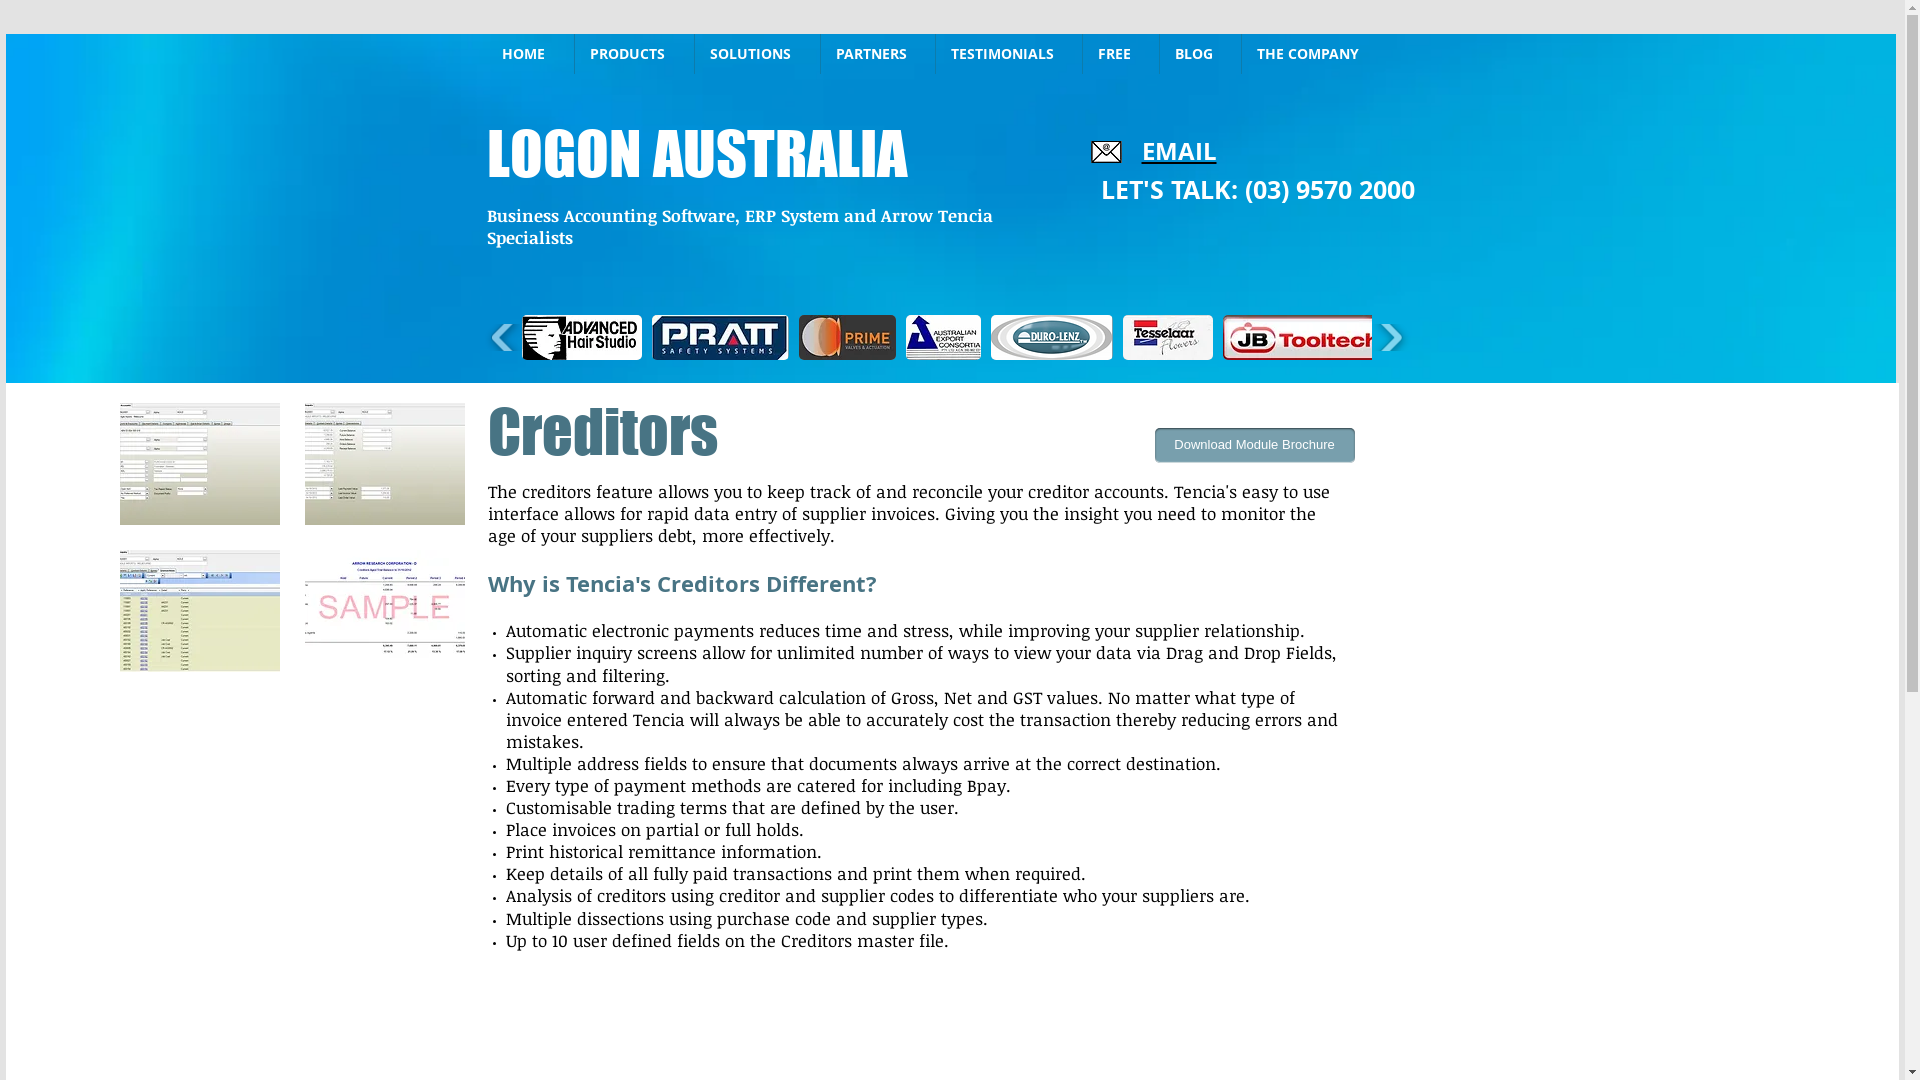 The width and height of the screenshot is (1920, 1080). What do you see at coordinates (1314, 53) in the screenshot?
I see `'THE COMPANY'` at bounding box center [1314, 53].